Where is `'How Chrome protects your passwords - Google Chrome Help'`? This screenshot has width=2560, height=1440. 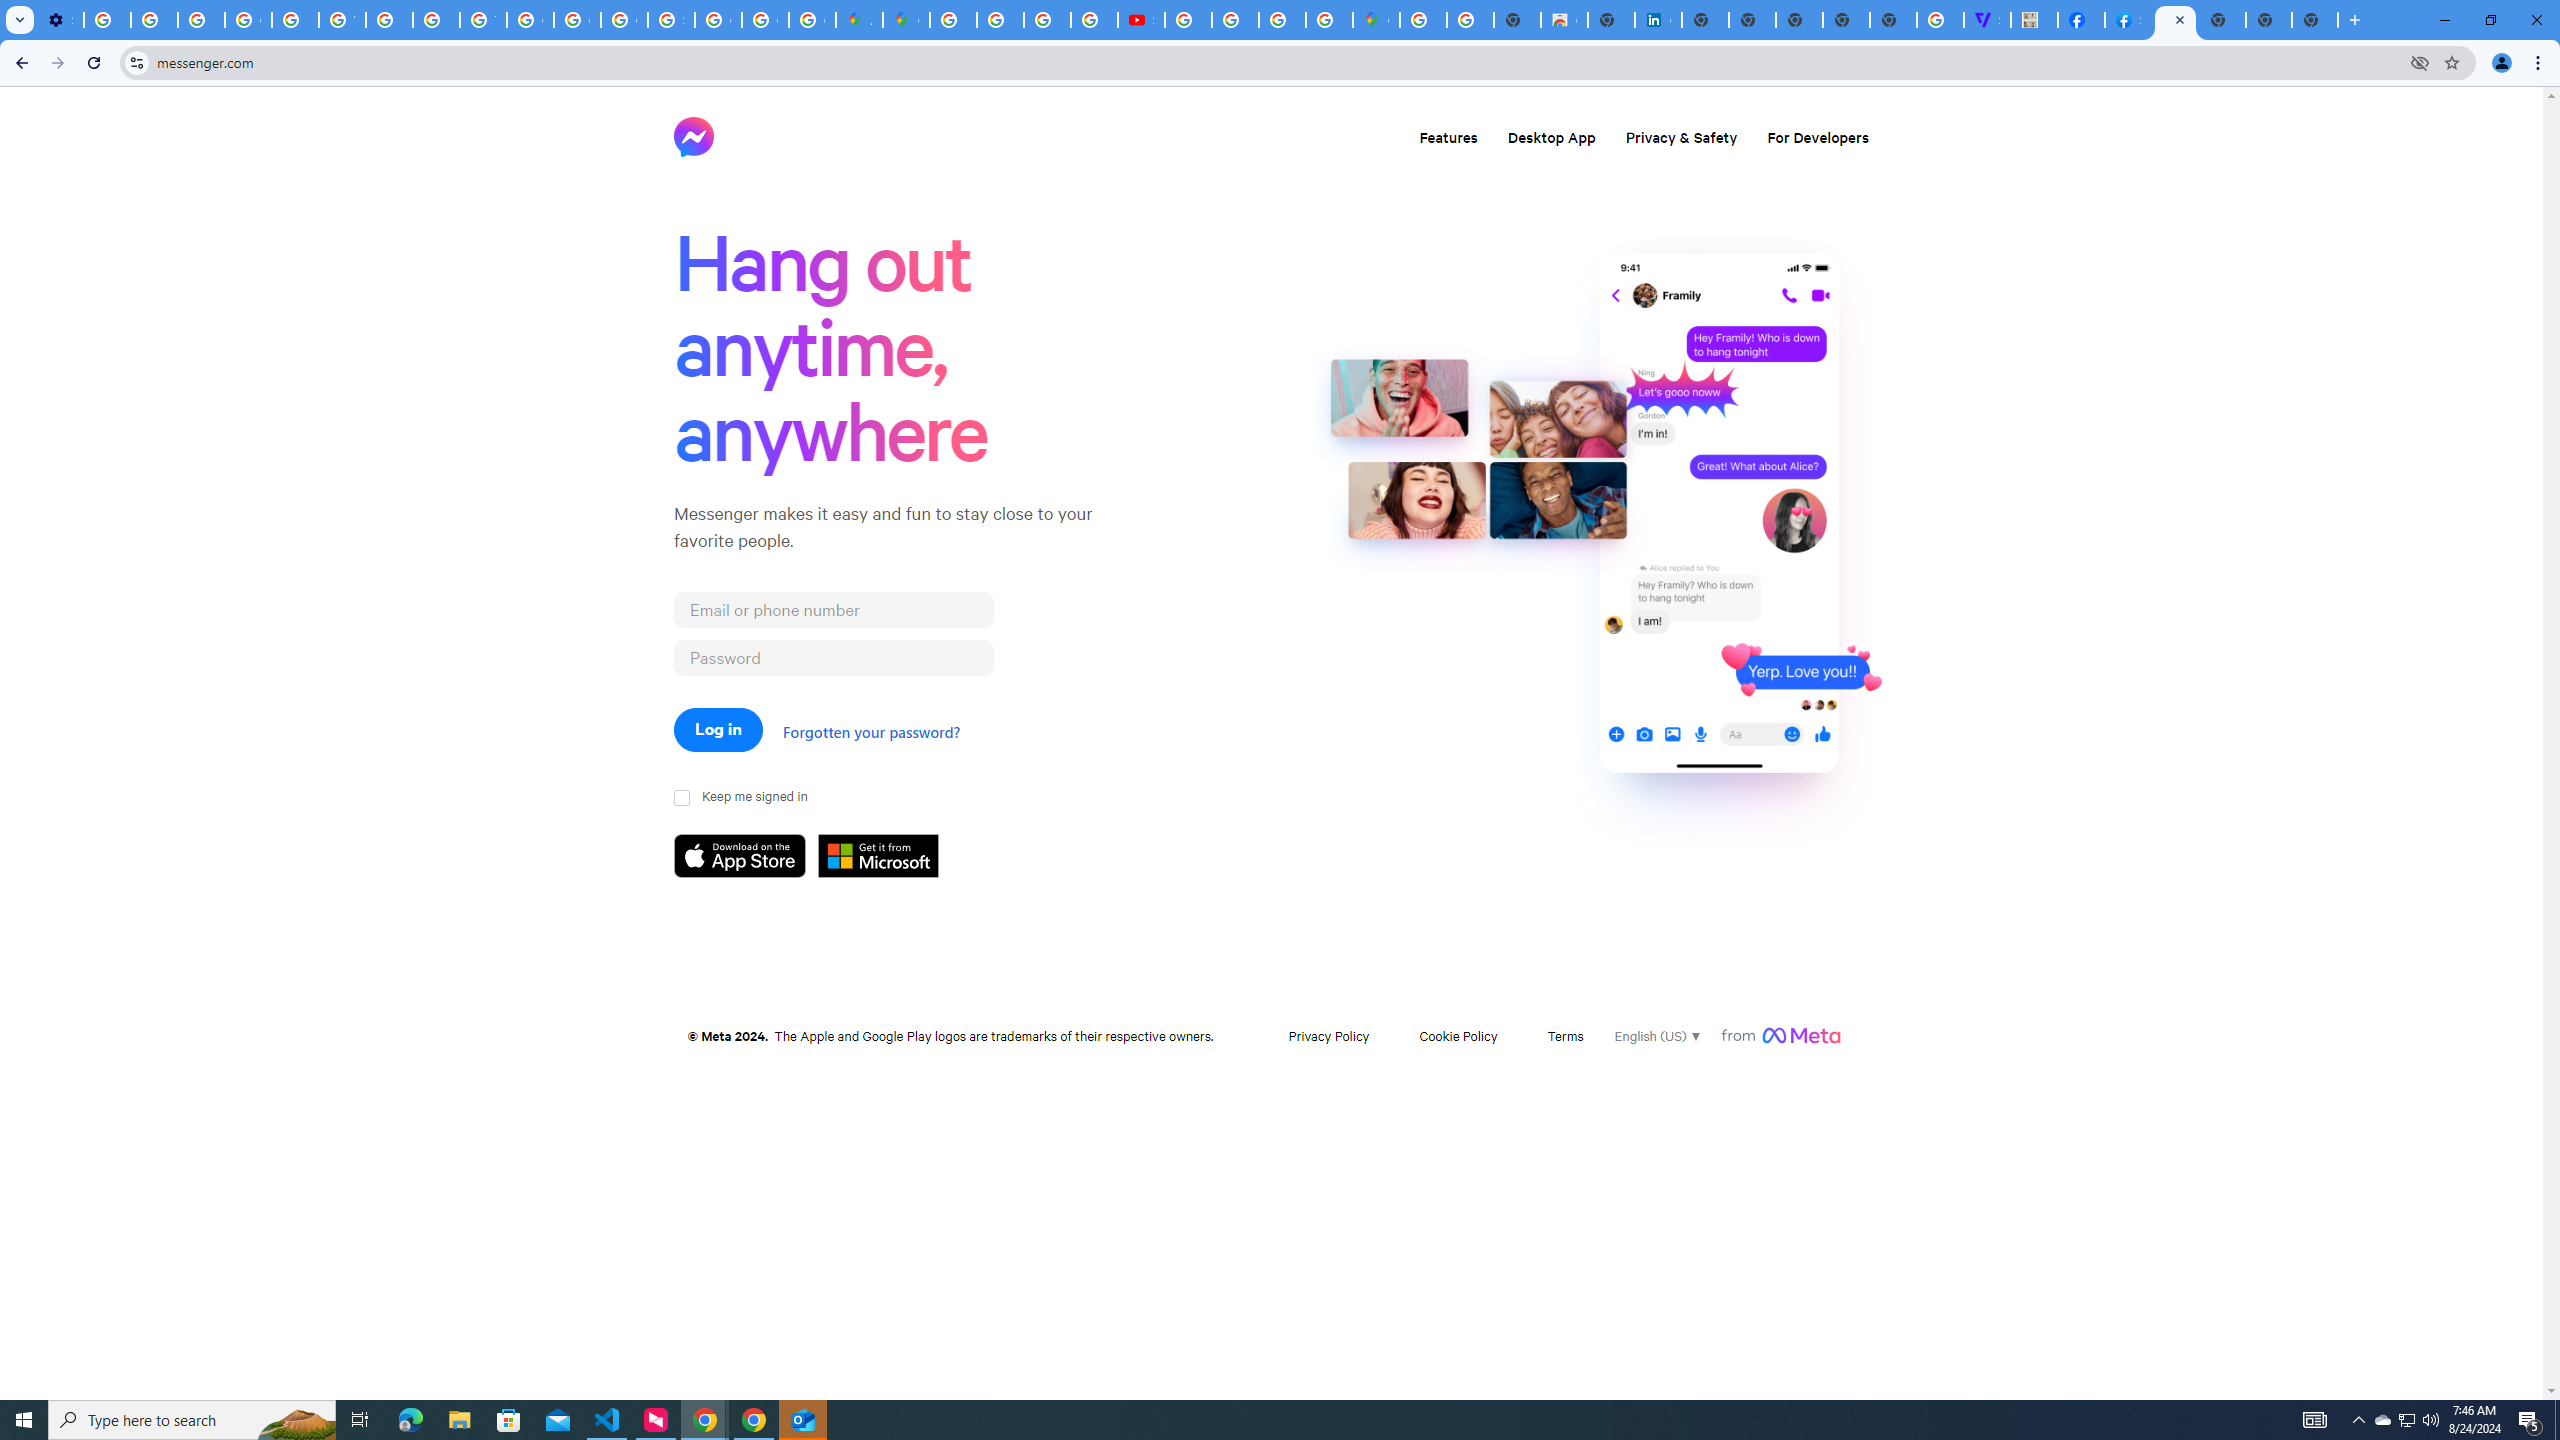 'How Chrome protects your passwords - Google Chrome Help' is located at coordinates (1189, 19).